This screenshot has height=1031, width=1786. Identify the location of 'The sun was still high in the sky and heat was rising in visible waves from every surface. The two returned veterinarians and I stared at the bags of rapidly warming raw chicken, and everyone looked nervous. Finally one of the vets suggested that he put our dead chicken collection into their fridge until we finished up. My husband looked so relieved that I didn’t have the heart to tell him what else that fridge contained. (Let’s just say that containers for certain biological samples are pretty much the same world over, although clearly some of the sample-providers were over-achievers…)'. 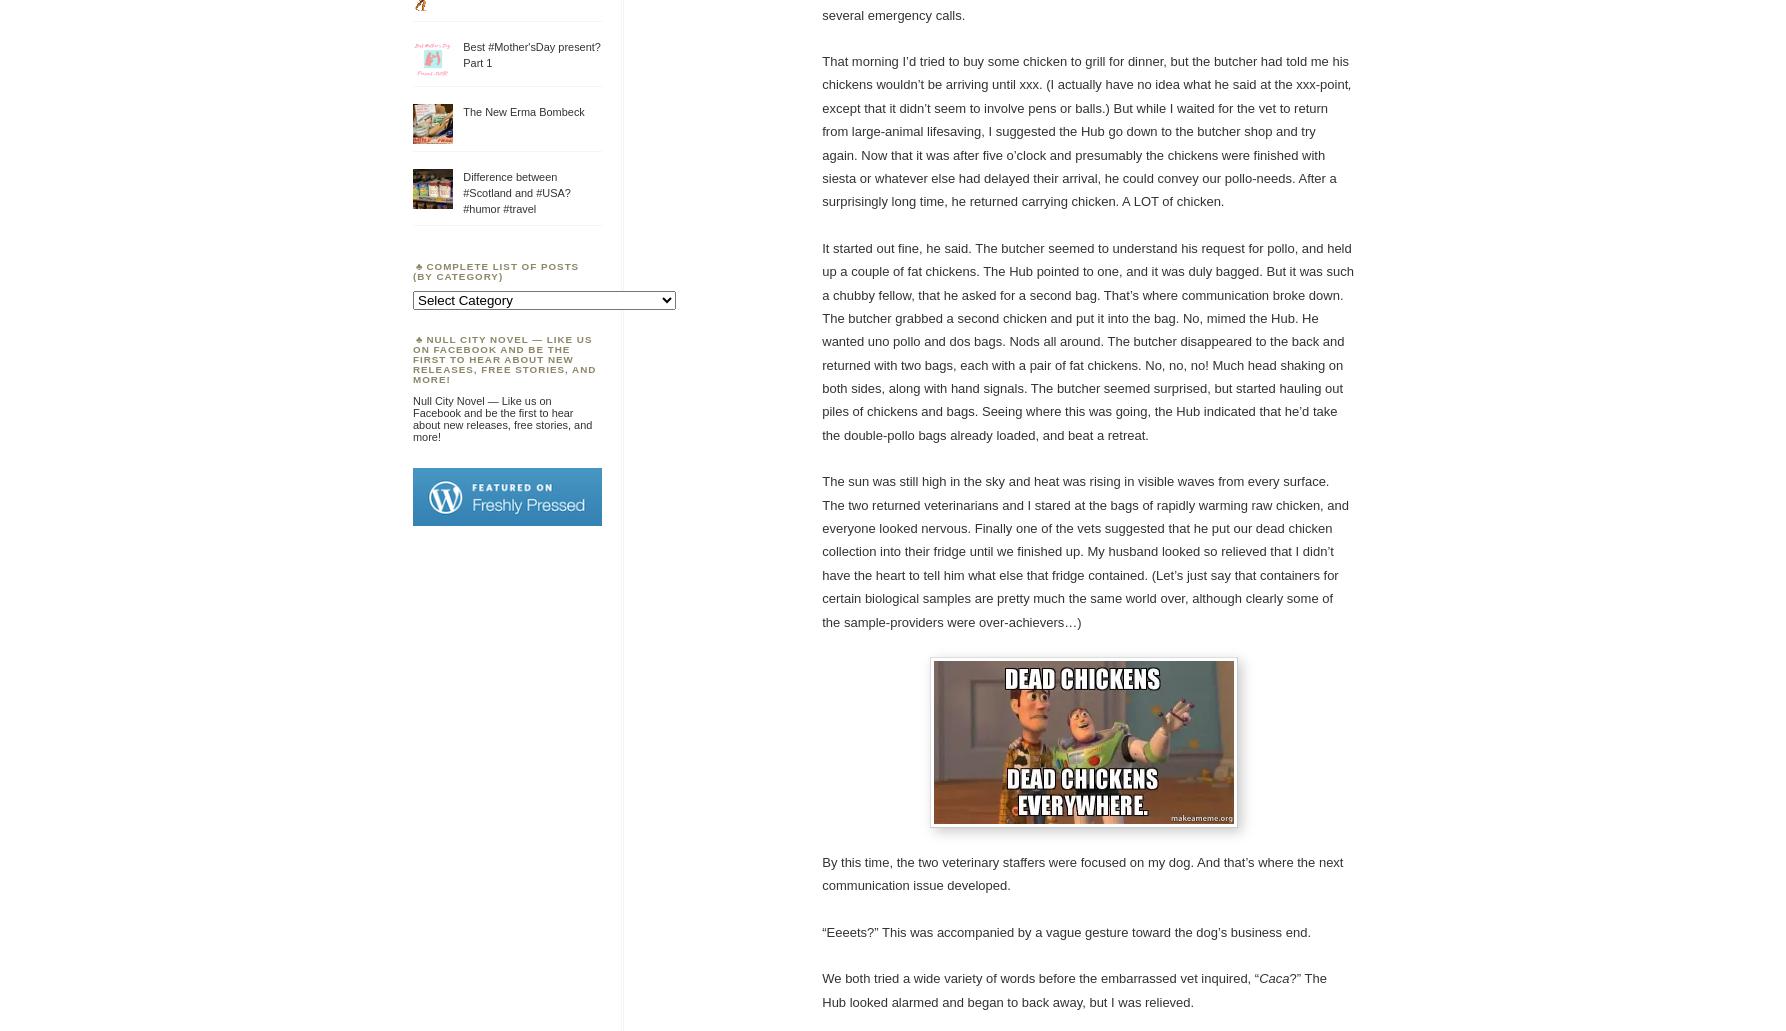
(1084, 550).